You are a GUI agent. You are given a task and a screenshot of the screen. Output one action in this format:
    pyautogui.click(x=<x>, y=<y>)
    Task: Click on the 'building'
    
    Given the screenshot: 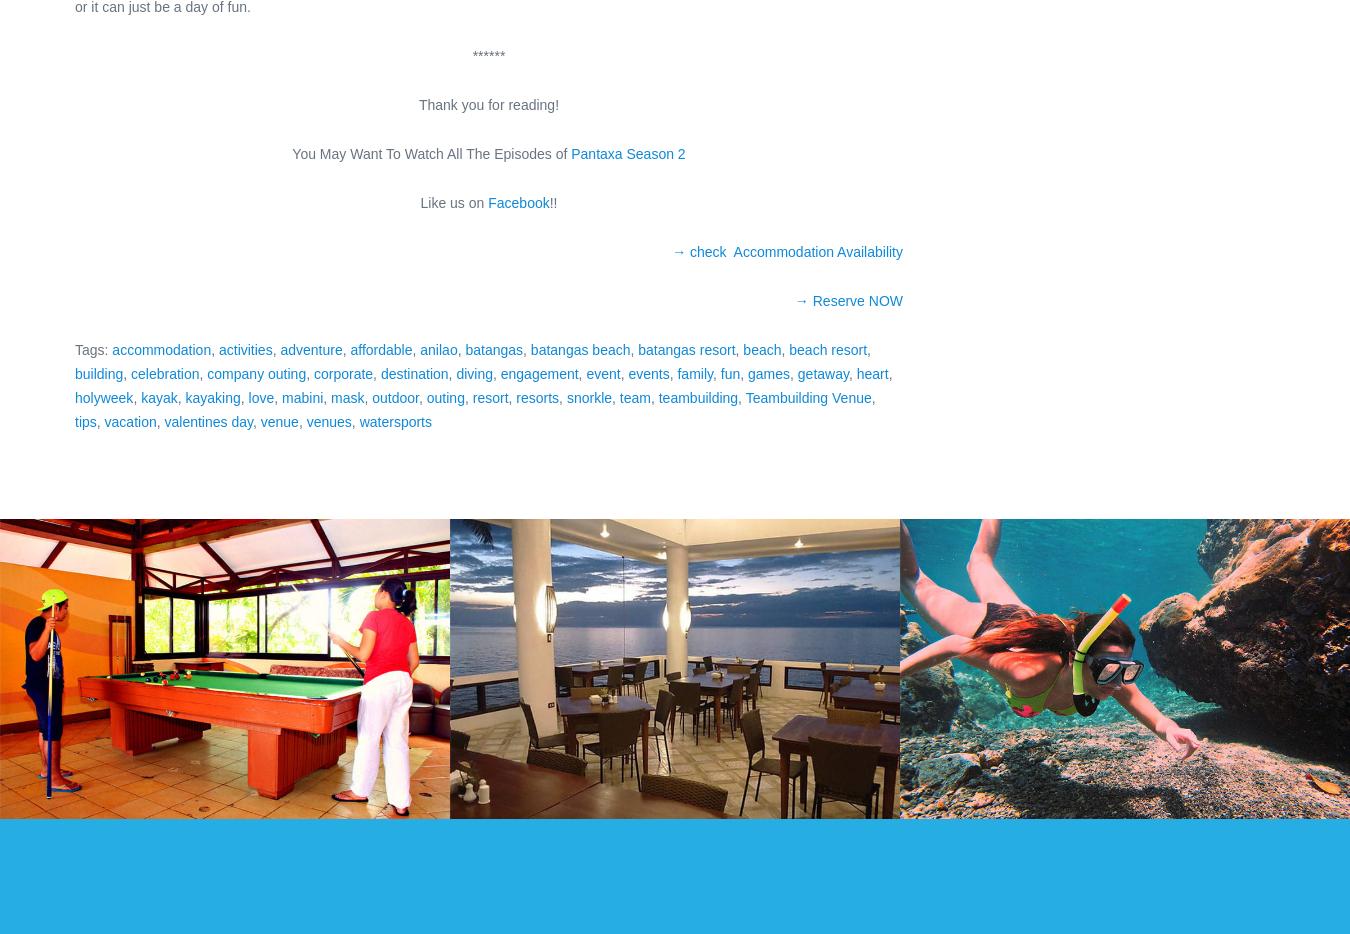 What is the action you would take?
    pyautogui.click(x=74, y=373)
    